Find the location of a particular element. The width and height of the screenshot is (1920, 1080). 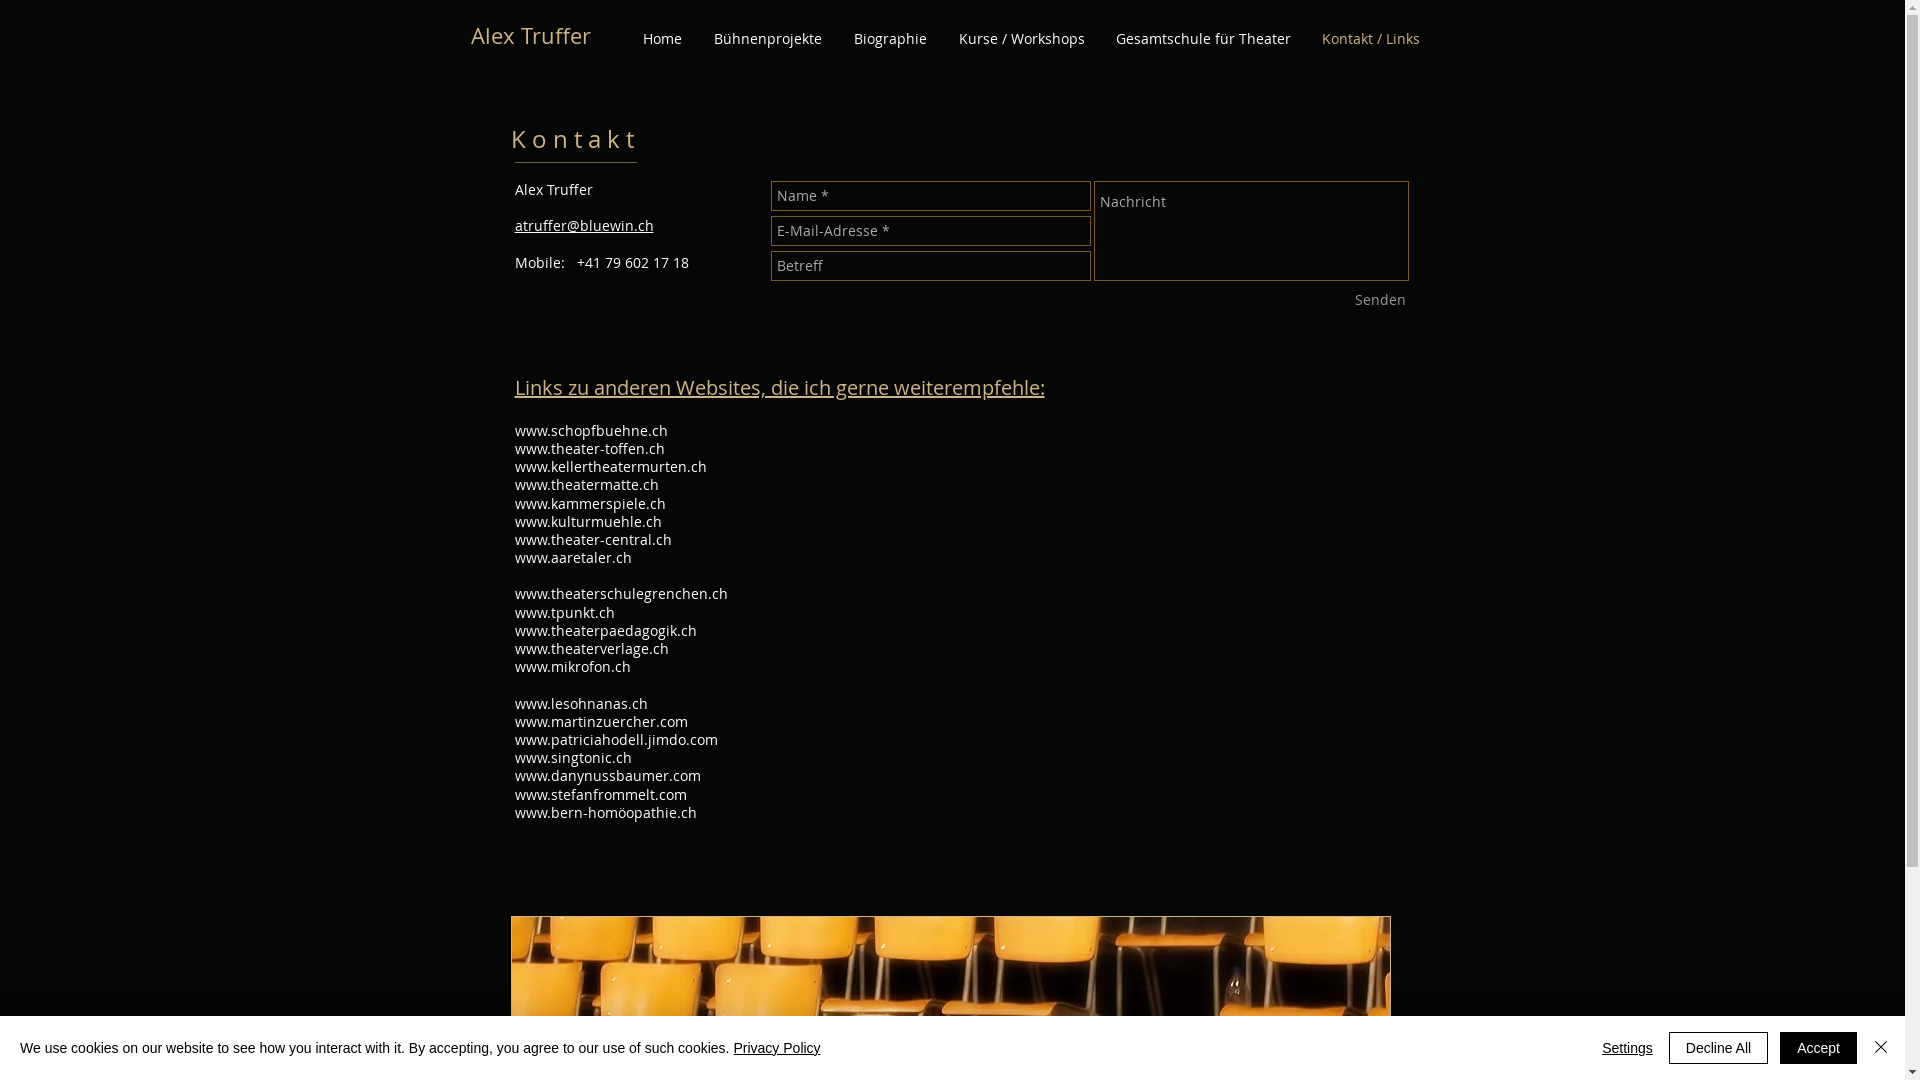

'Kurse / Workshops' is located at coordinates (940, 38).